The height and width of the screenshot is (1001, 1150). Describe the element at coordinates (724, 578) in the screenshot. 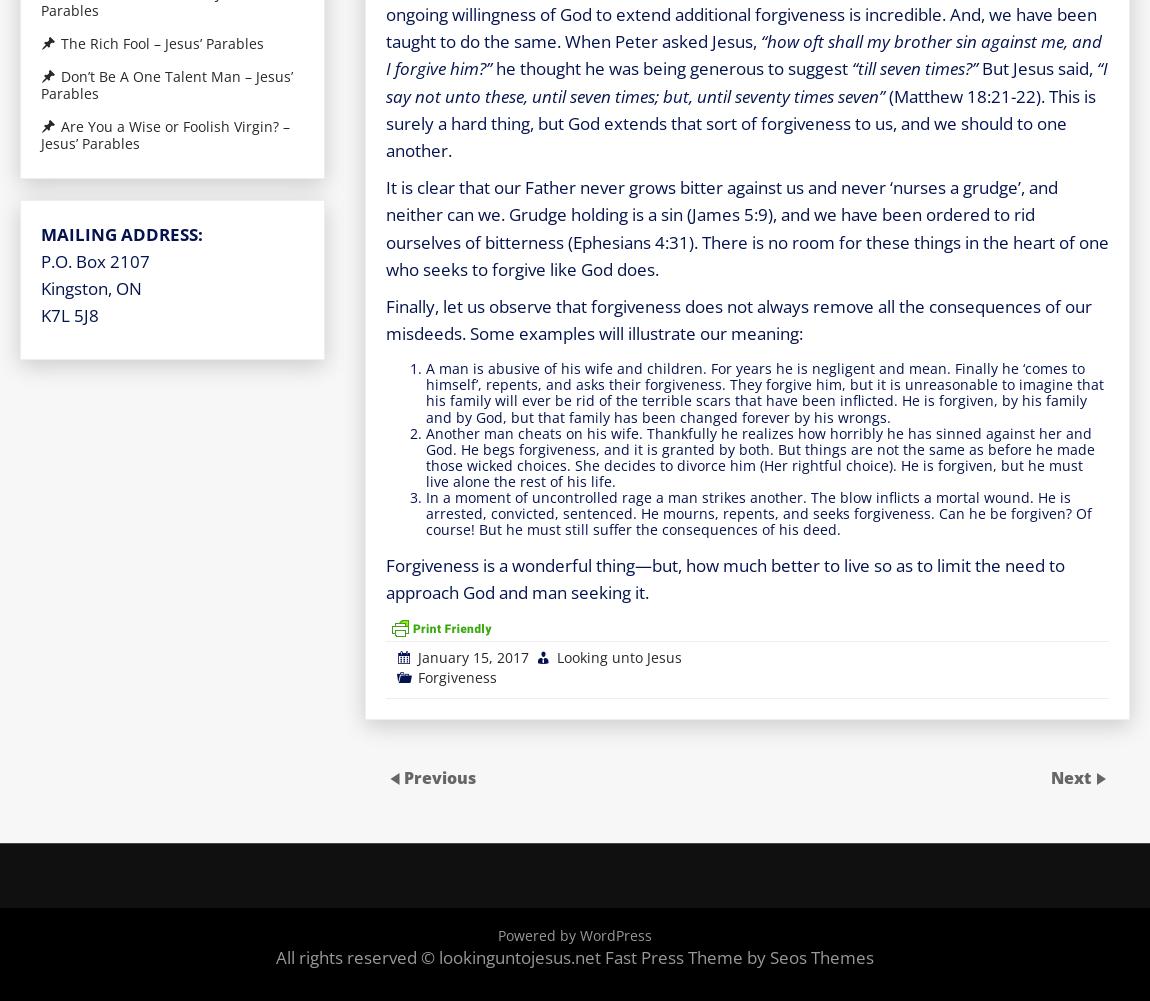

I see `'Forgiveness is a wonderful thing—but, how much better to live so as to limit the need to approach God and man seeking it.'` at that location.